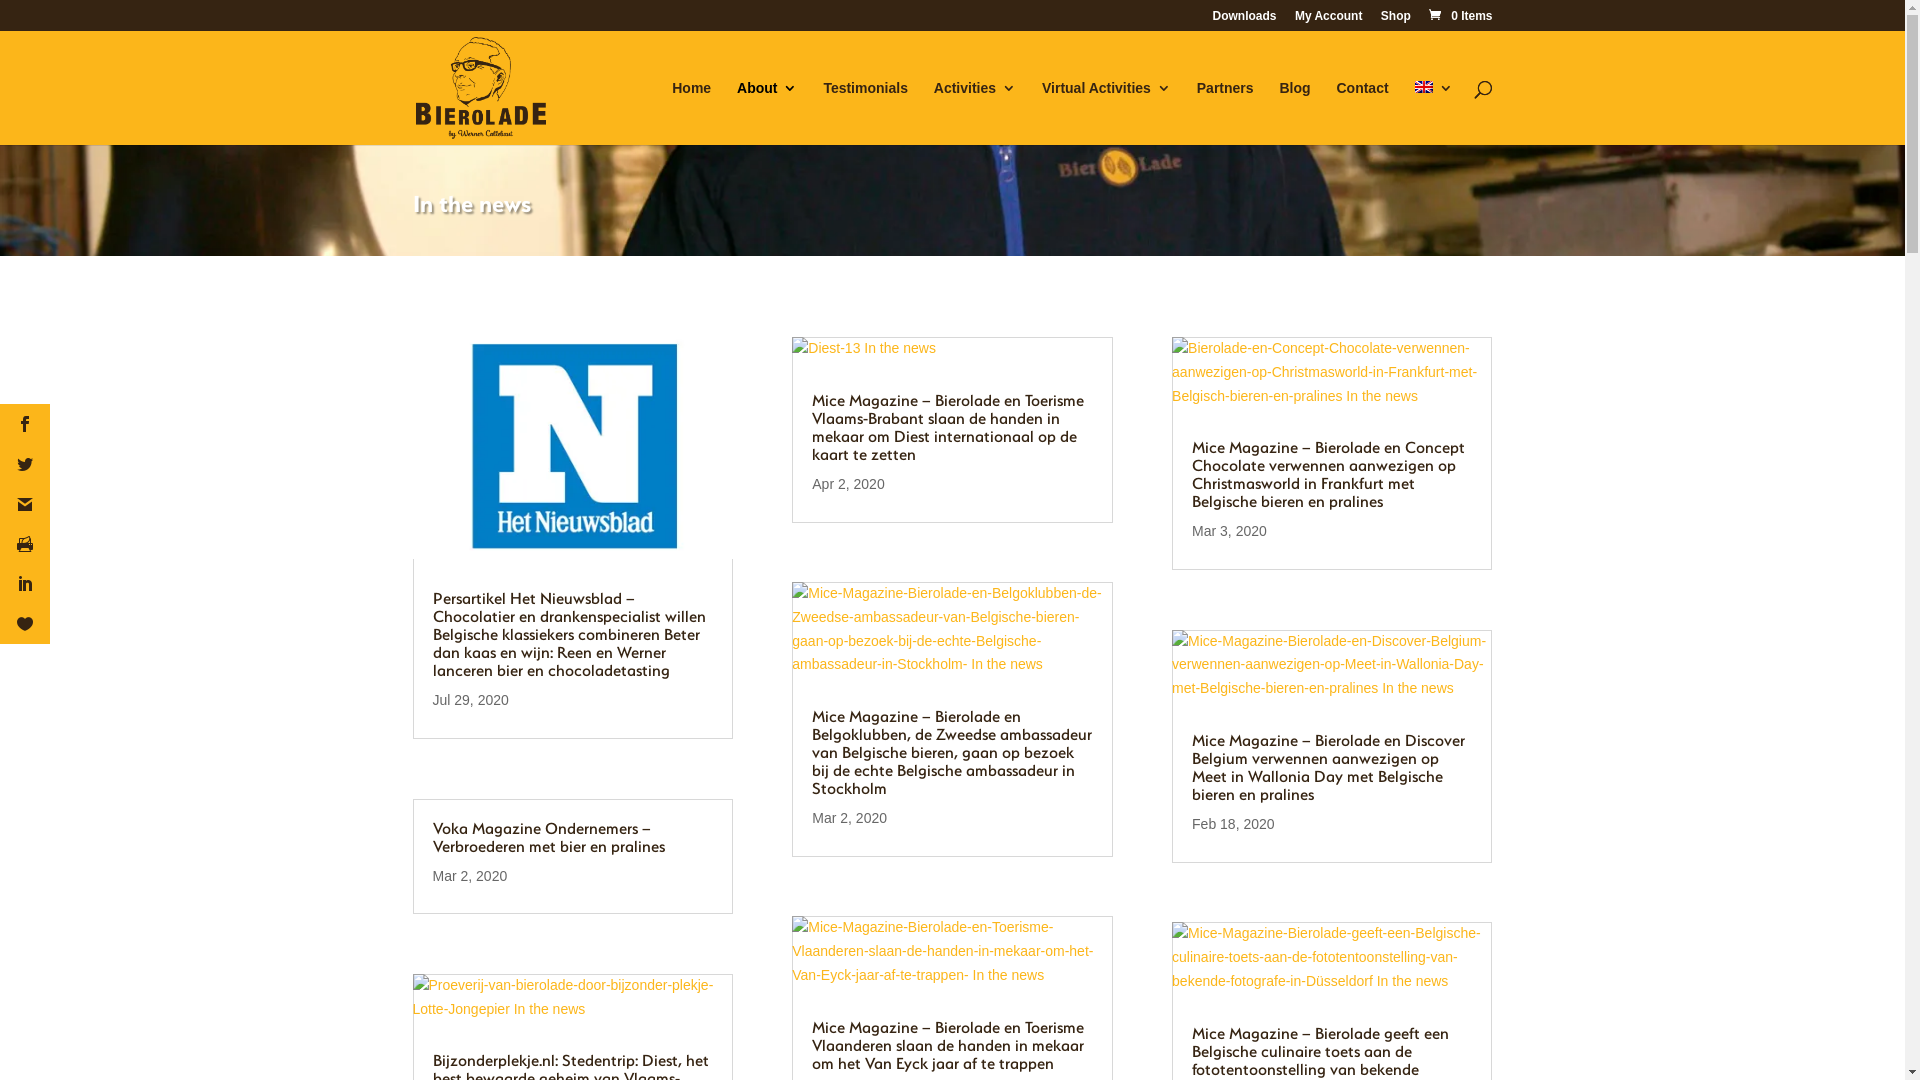  I want to click on 'Downloads', so click(1243, 20).